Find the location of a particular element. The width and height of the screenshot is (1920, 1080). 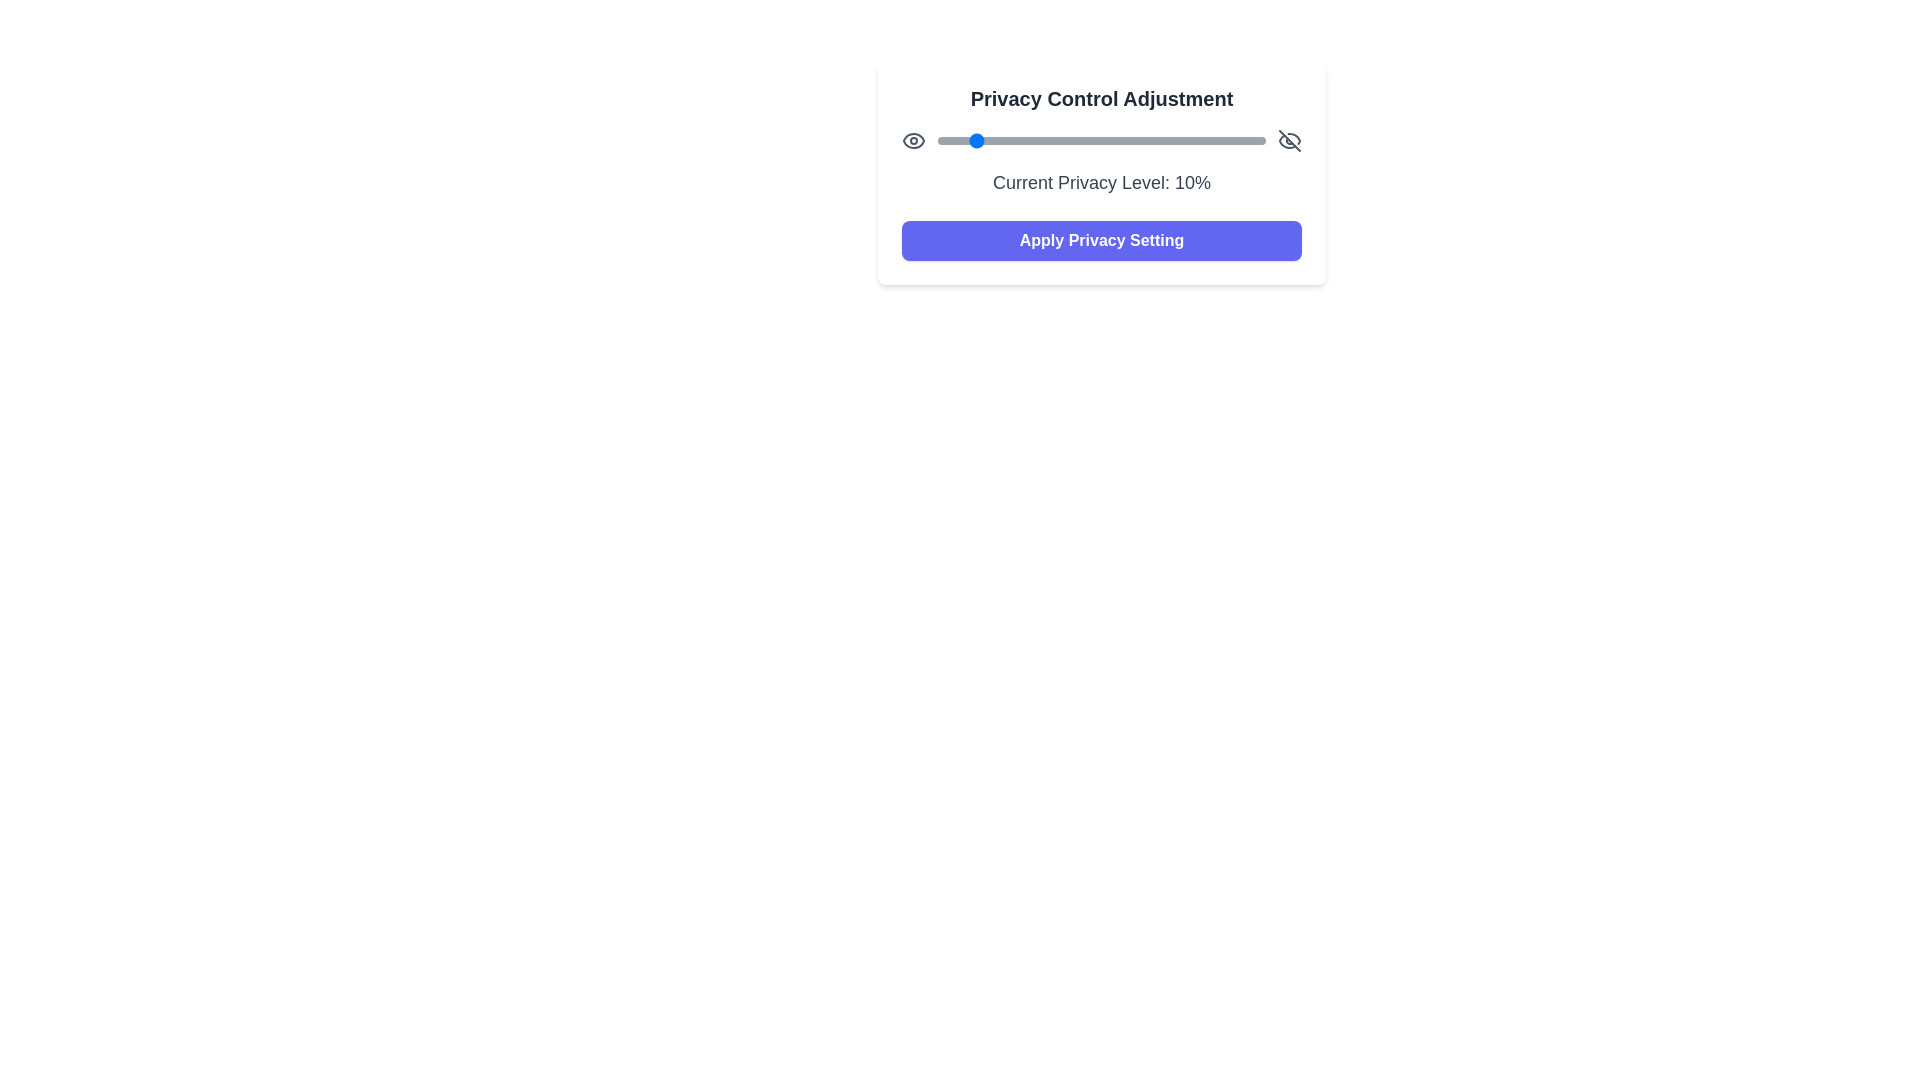

the privacy slider to 74% is located at coordinates (1180, 140).